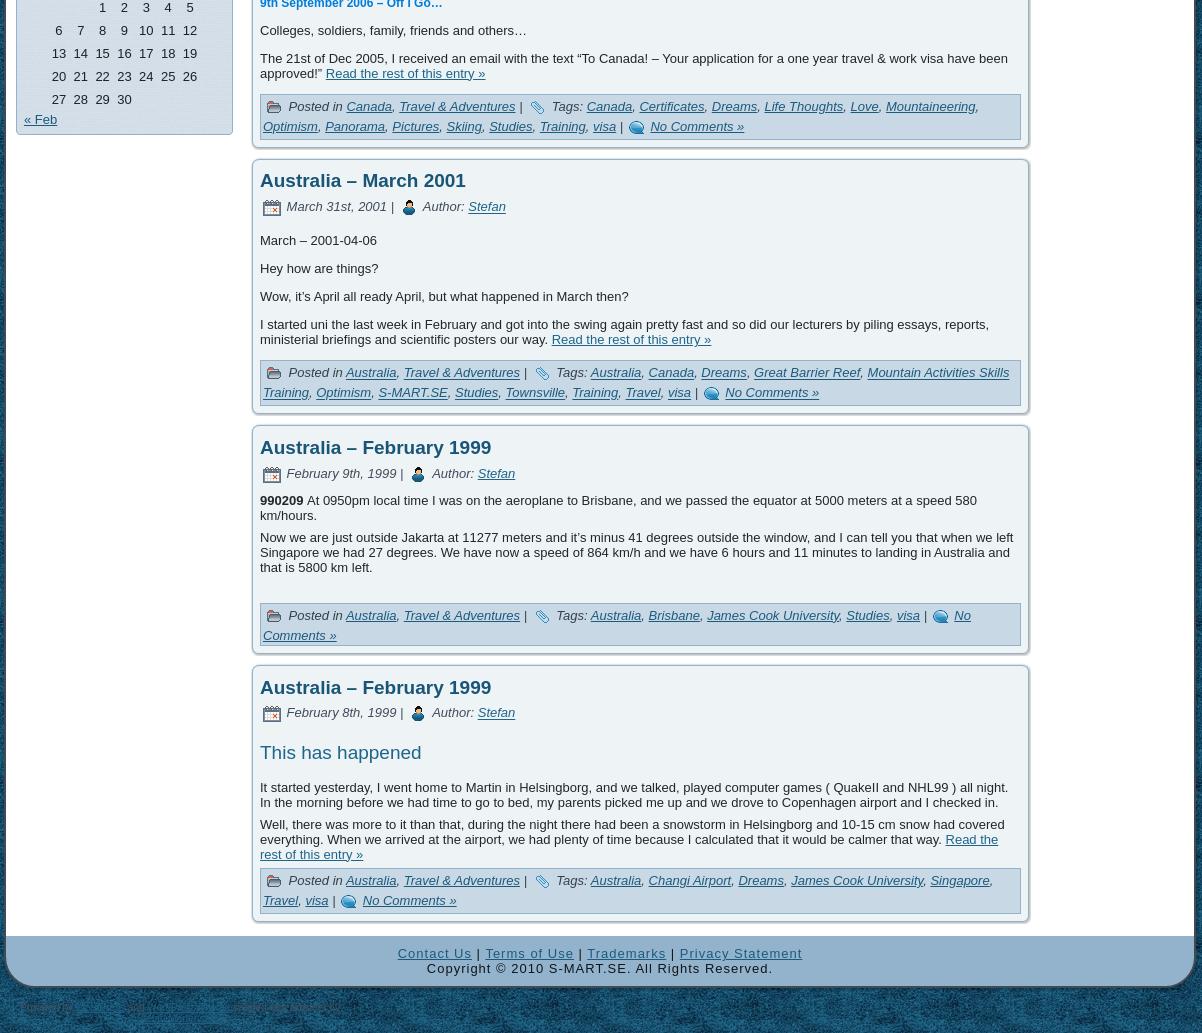  I want to click on 'Terms of Use', so click(528, 952).